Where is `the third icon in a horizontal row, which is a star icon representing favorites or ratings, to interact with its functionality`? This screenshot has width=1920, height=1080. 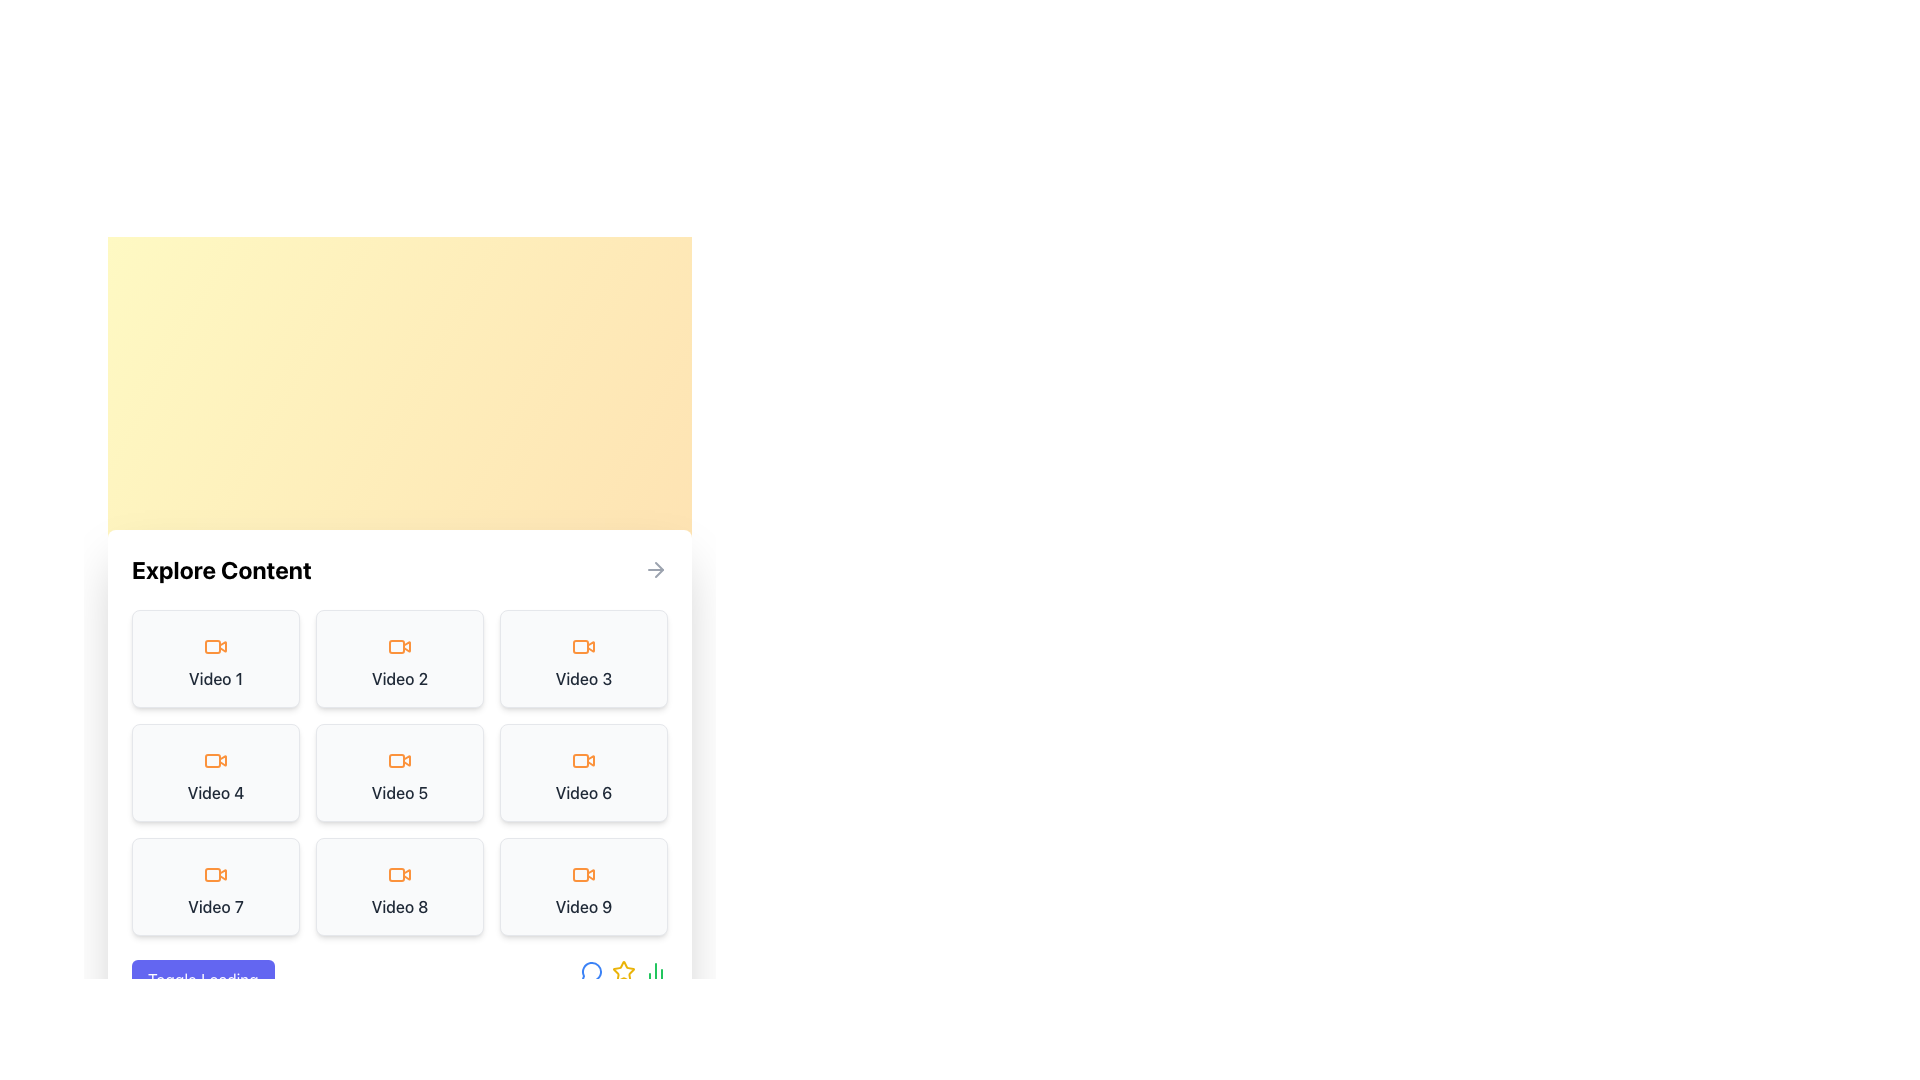
the third icon in a horizontal row, which is a star icon representing favorites or ratings, to interact with its functionality is located at coordinates (623, 971).